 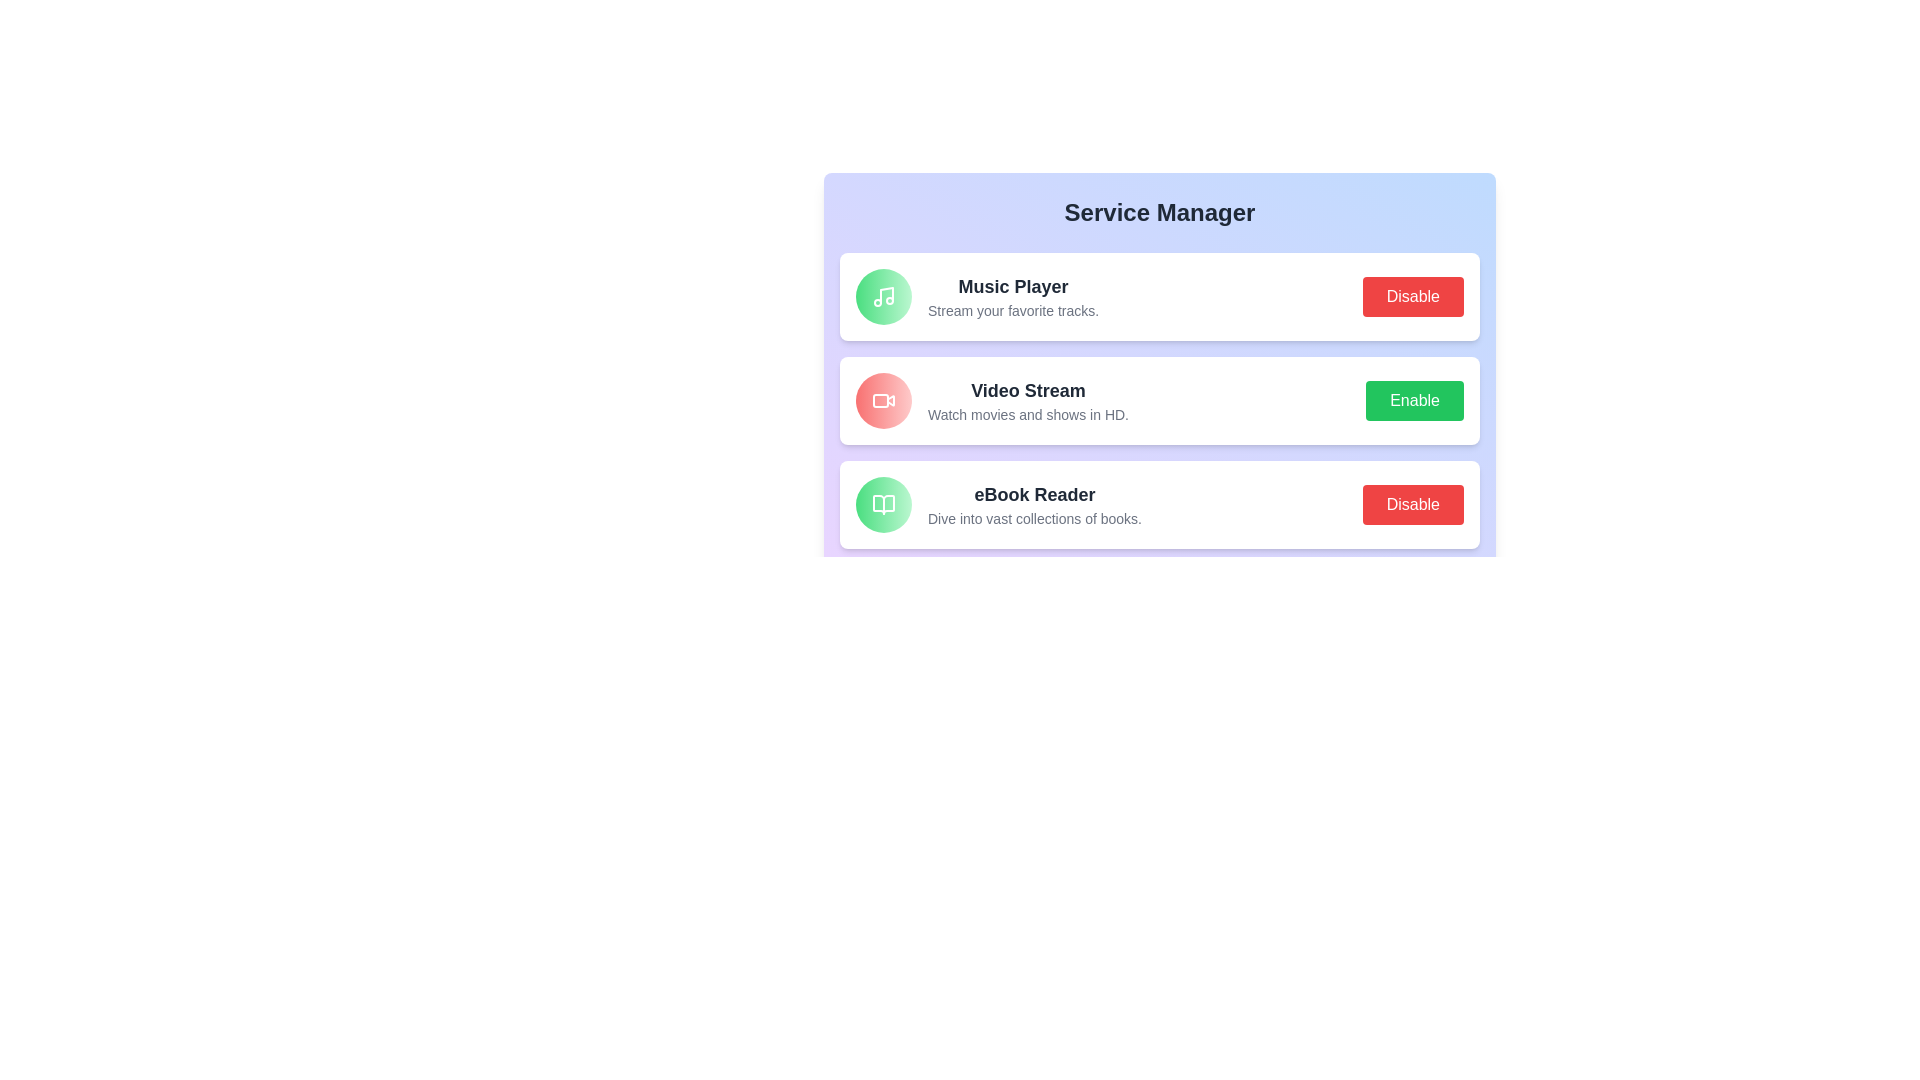 What do you see at coordinates (882, 401) in the screenshot?
I see `the icon of the service Video Stream` at bounding box center [882, 401].